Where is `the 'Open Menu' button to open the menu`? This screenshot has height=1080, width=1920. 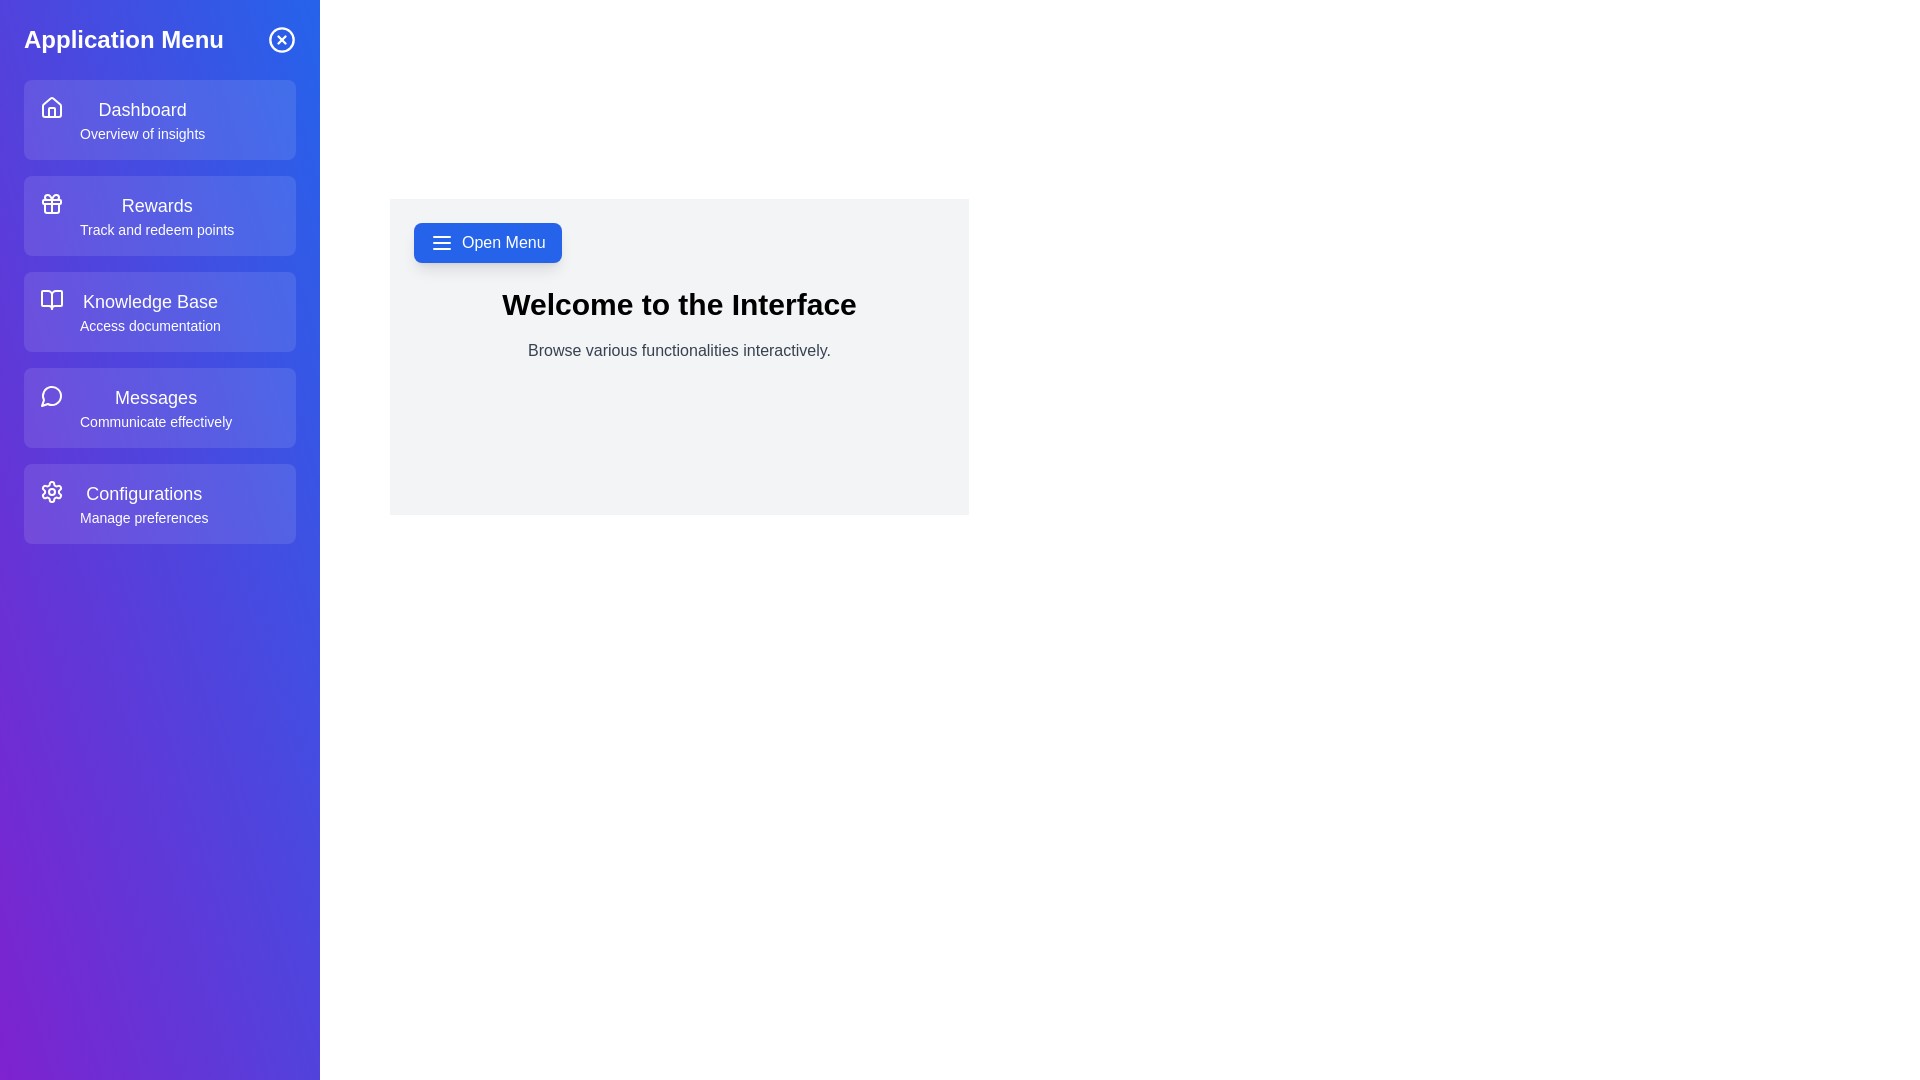
the 'Open Menu' button to open the menu is located at coordinates (487, 242).